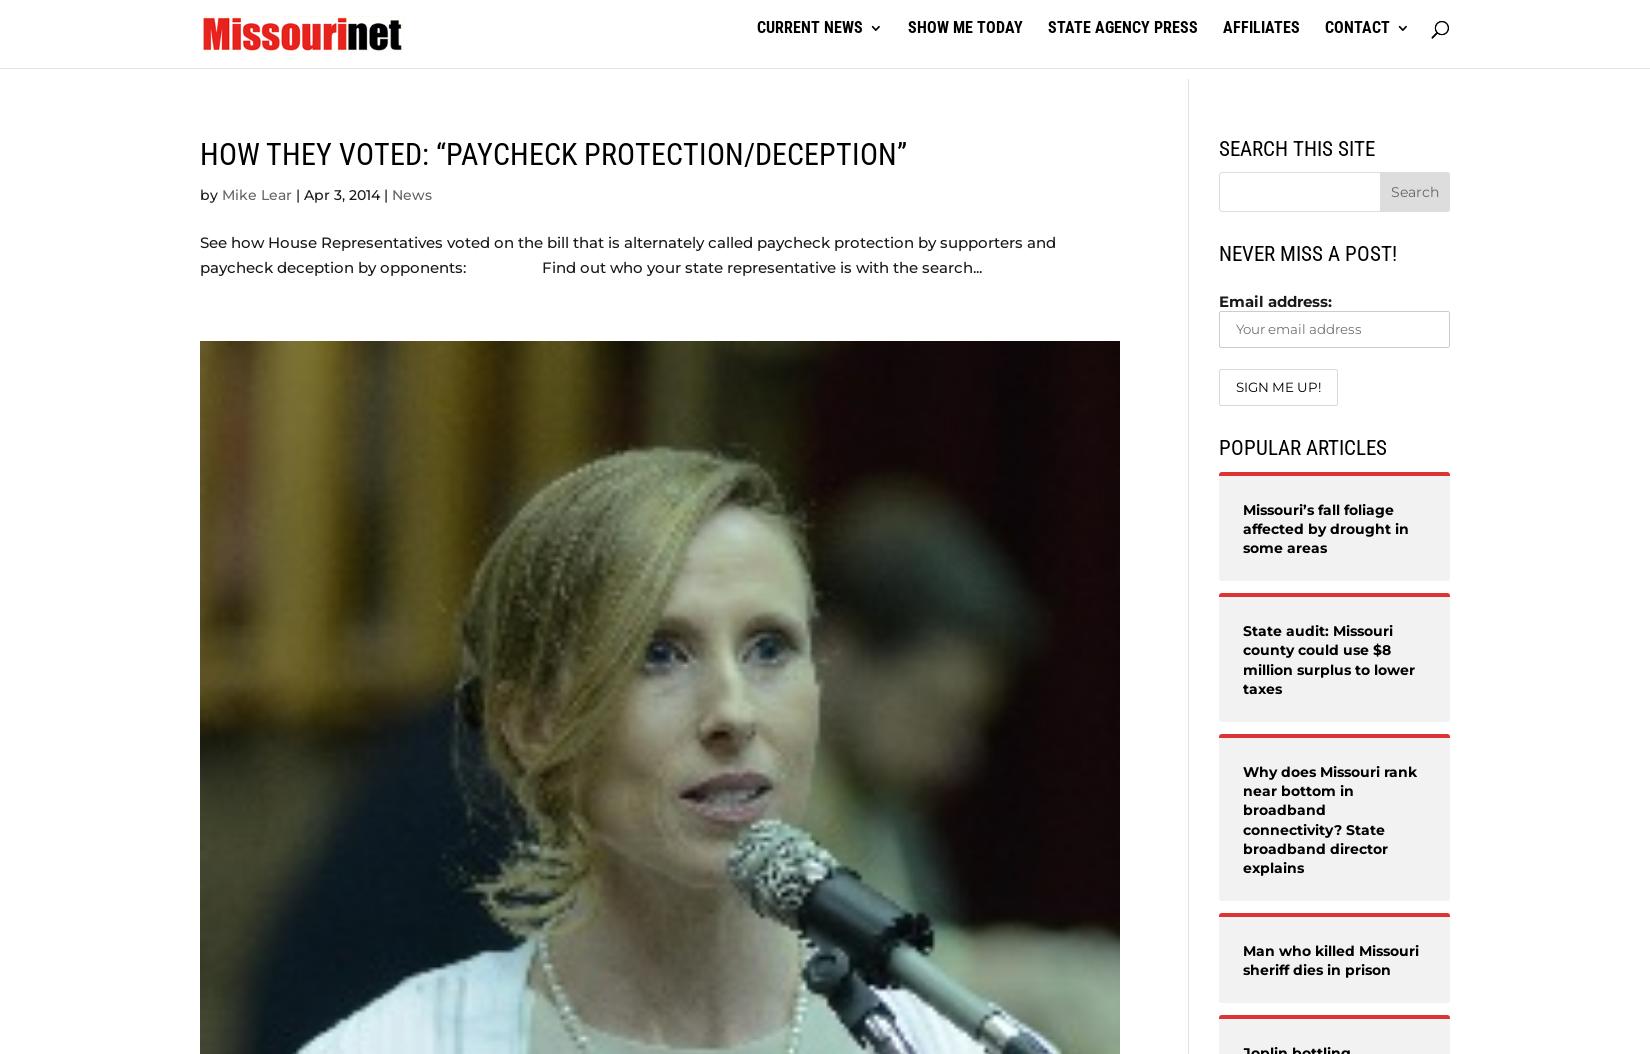  I want to click on 'Crime / Courts', so click(1045, 126).